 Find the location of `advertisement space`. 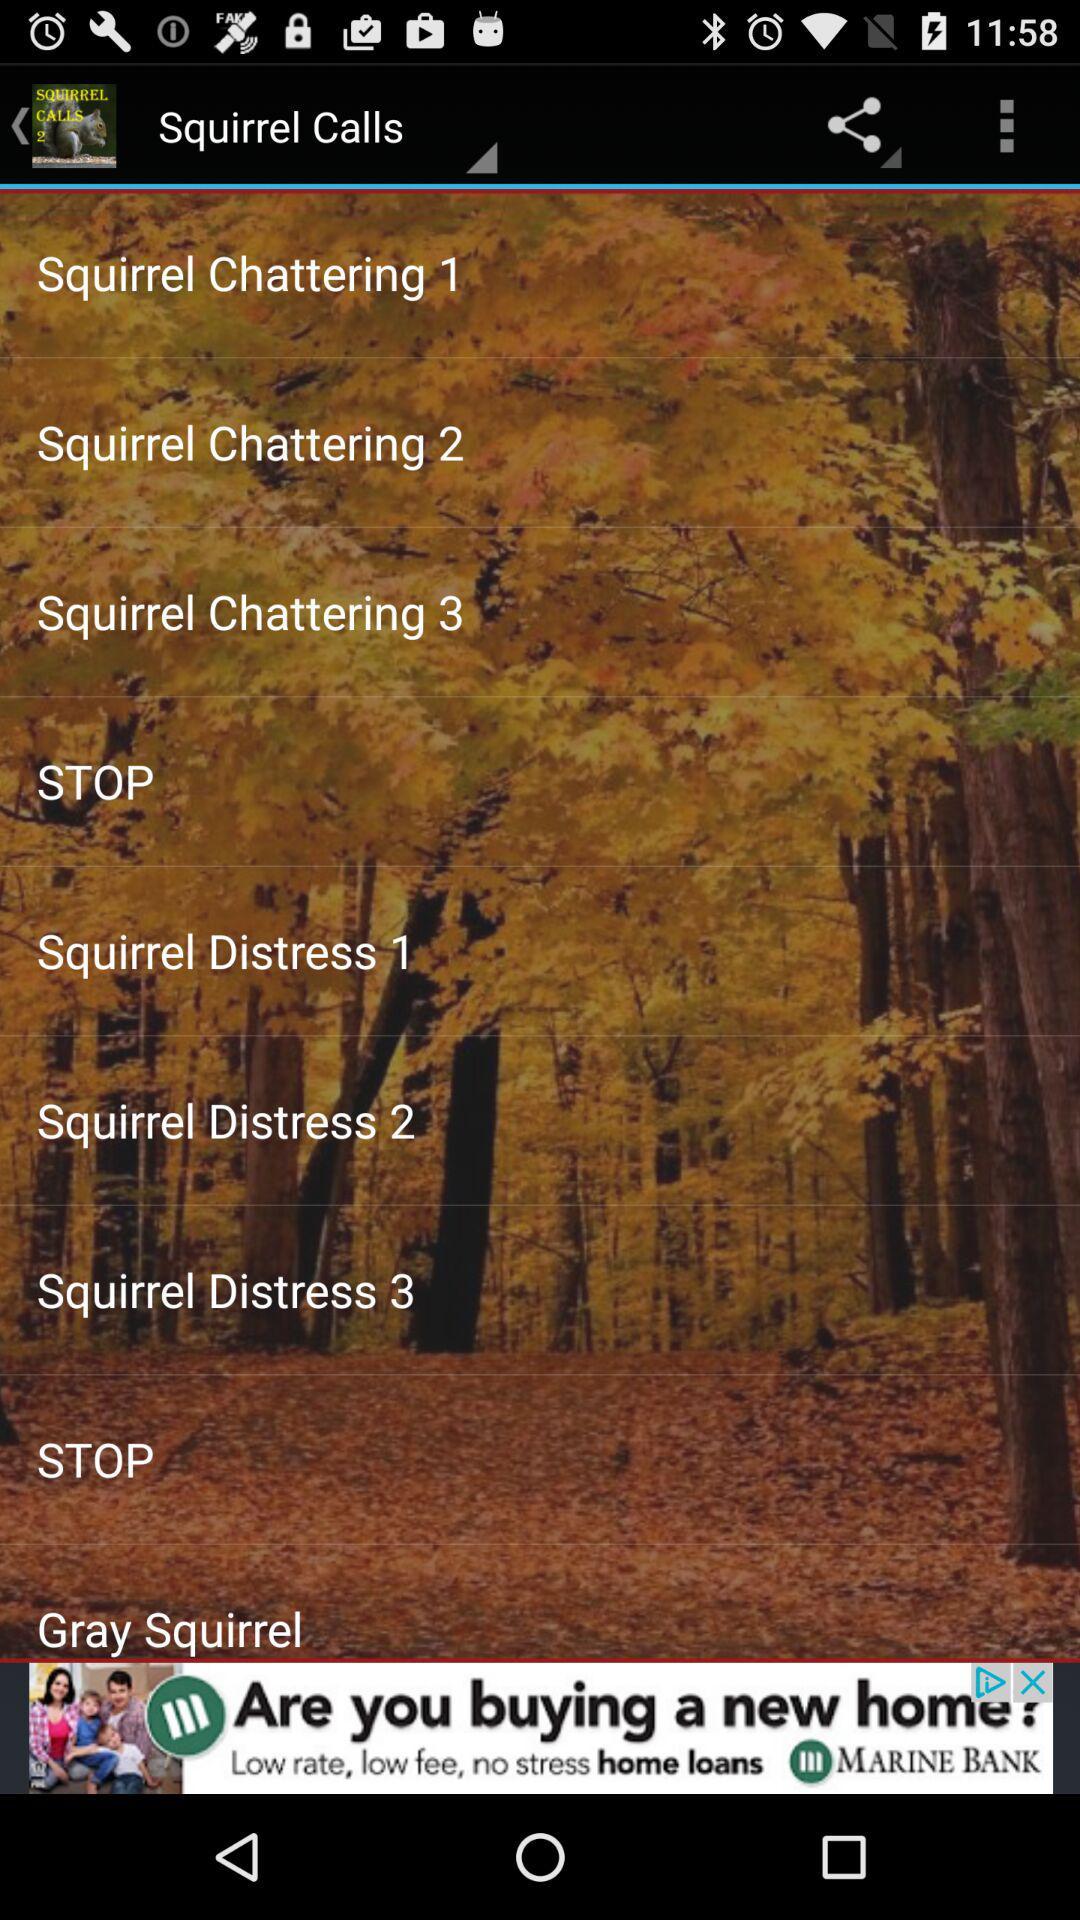

advertisement space is located at coordinates (540, 1727).